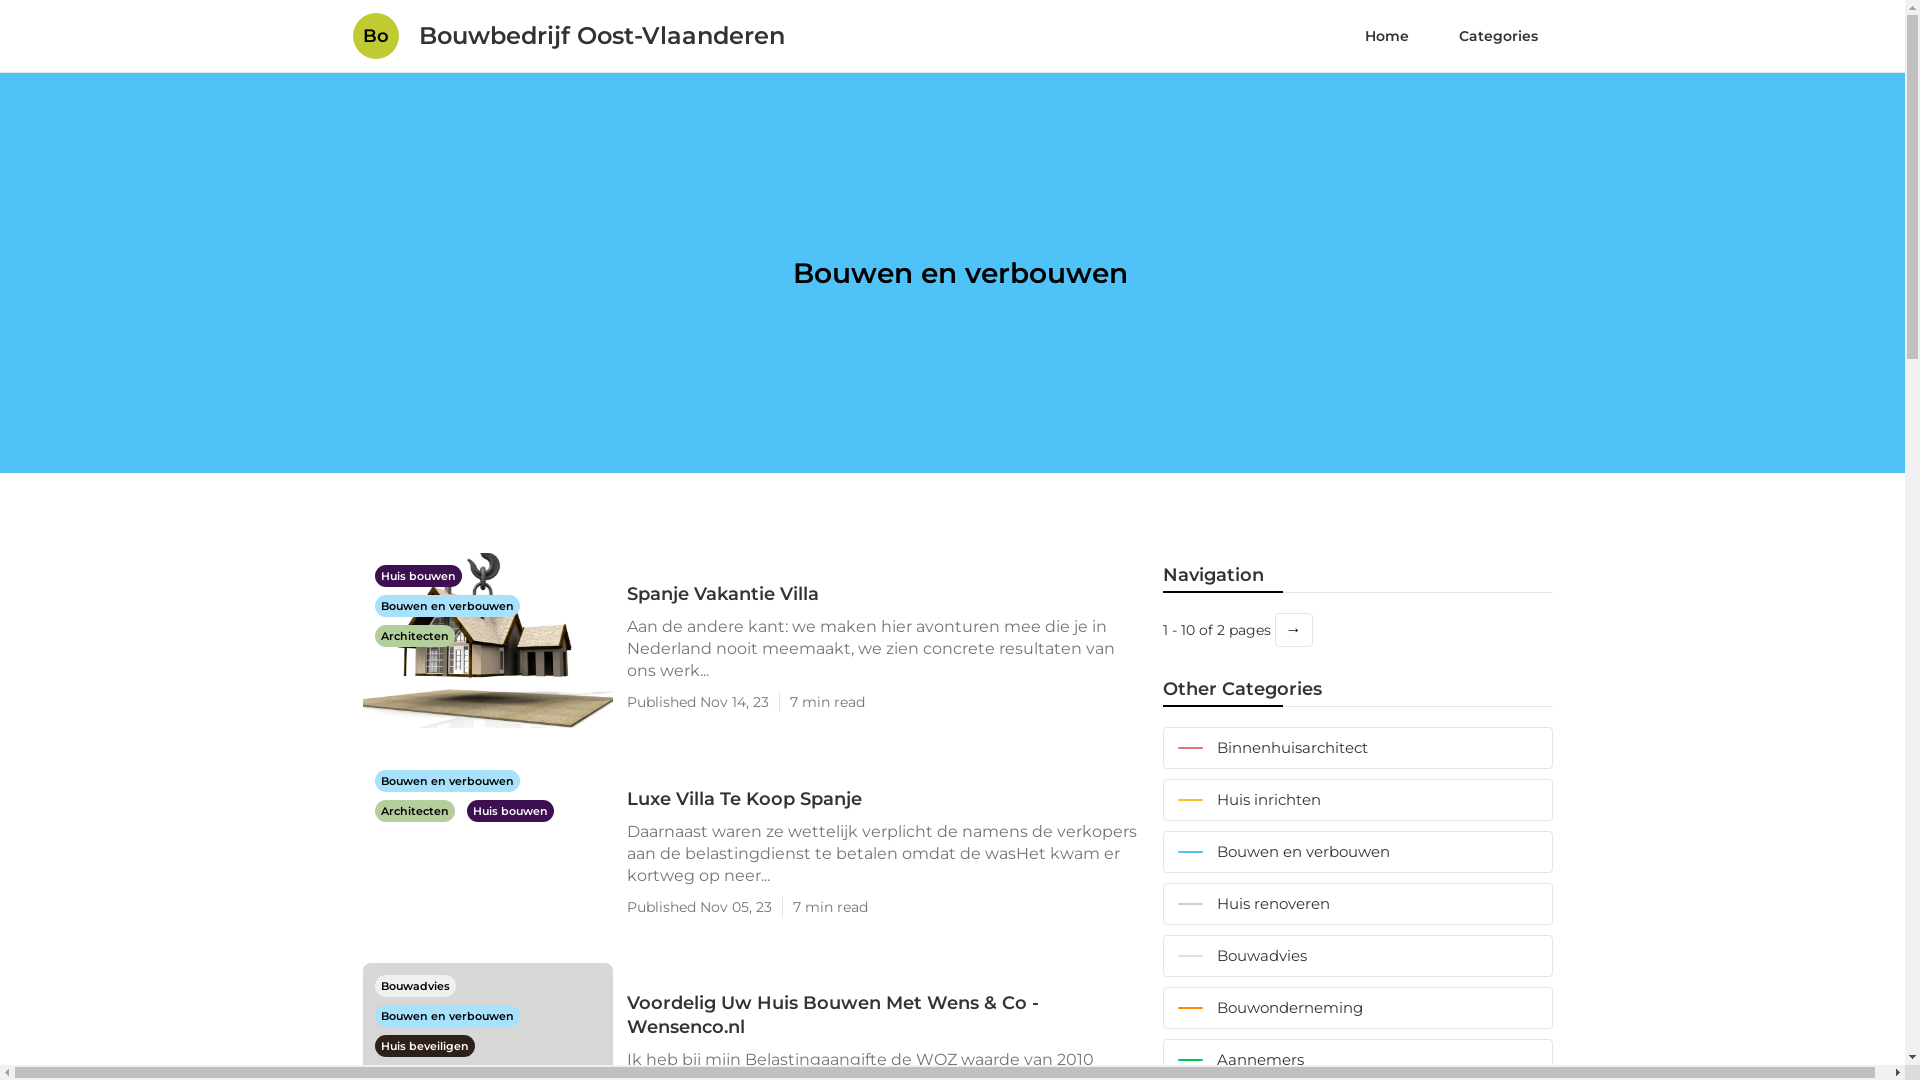  I want to click on 'Huis bouwen', so click(509, 810).